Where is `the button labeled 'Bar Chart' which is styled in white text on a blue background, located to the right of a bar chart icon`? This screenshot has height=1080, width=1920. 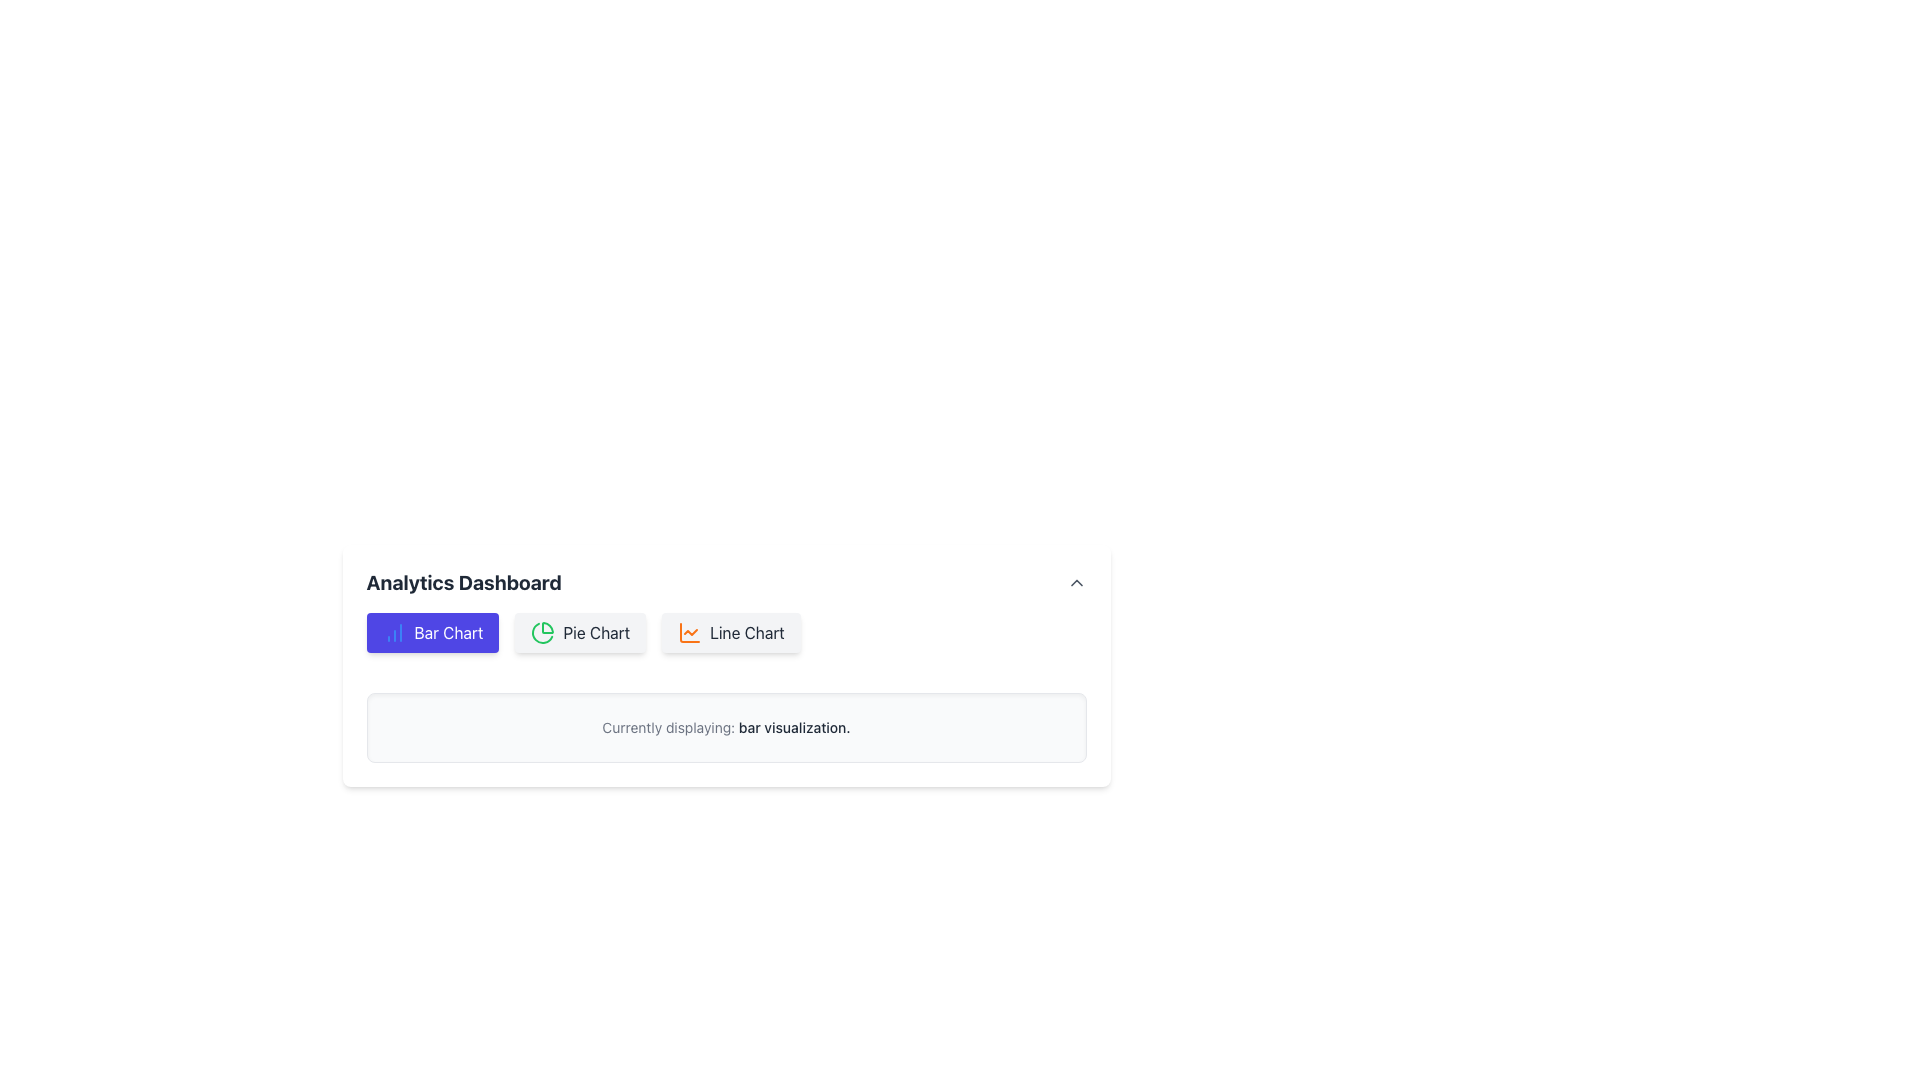 the button labeled 'Bar Chart' which is styled in white text on a blue background, located to the right of a bar chart icon is located at coordinates (447, 632).